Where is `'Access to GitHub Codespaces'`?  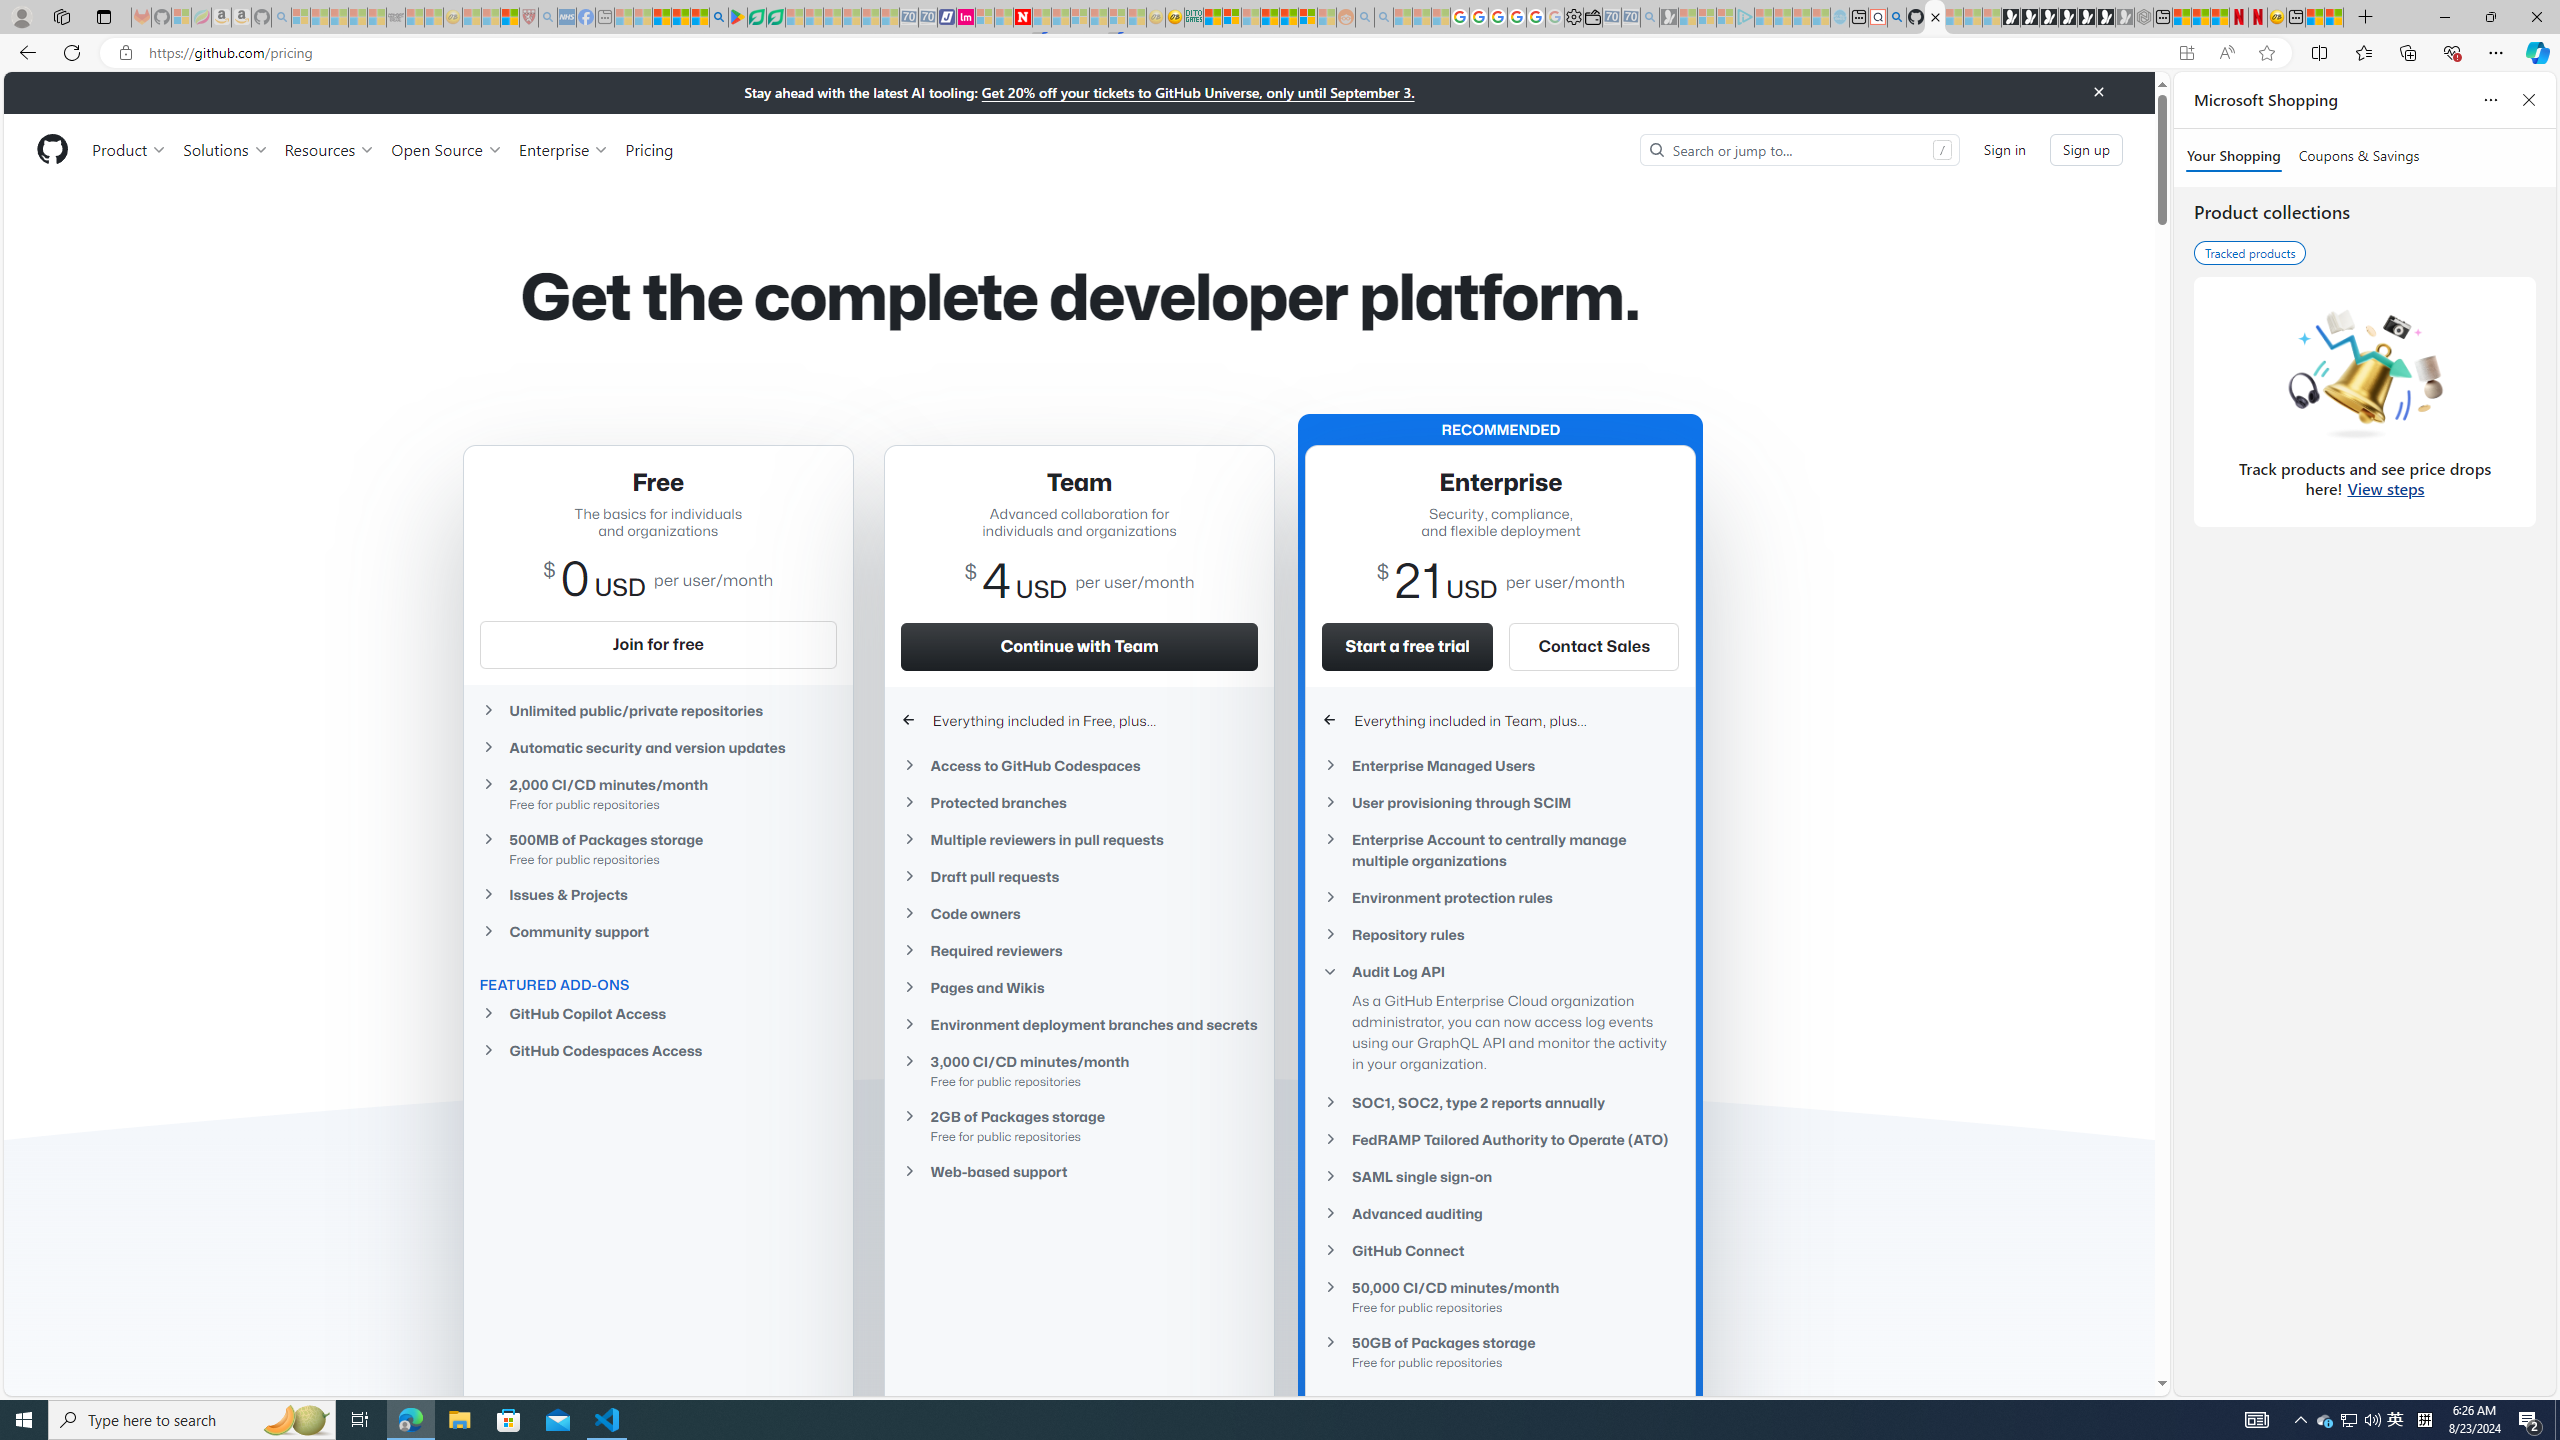
'Access to GitHub Codespaces' is located at coordinates (1080, 765).